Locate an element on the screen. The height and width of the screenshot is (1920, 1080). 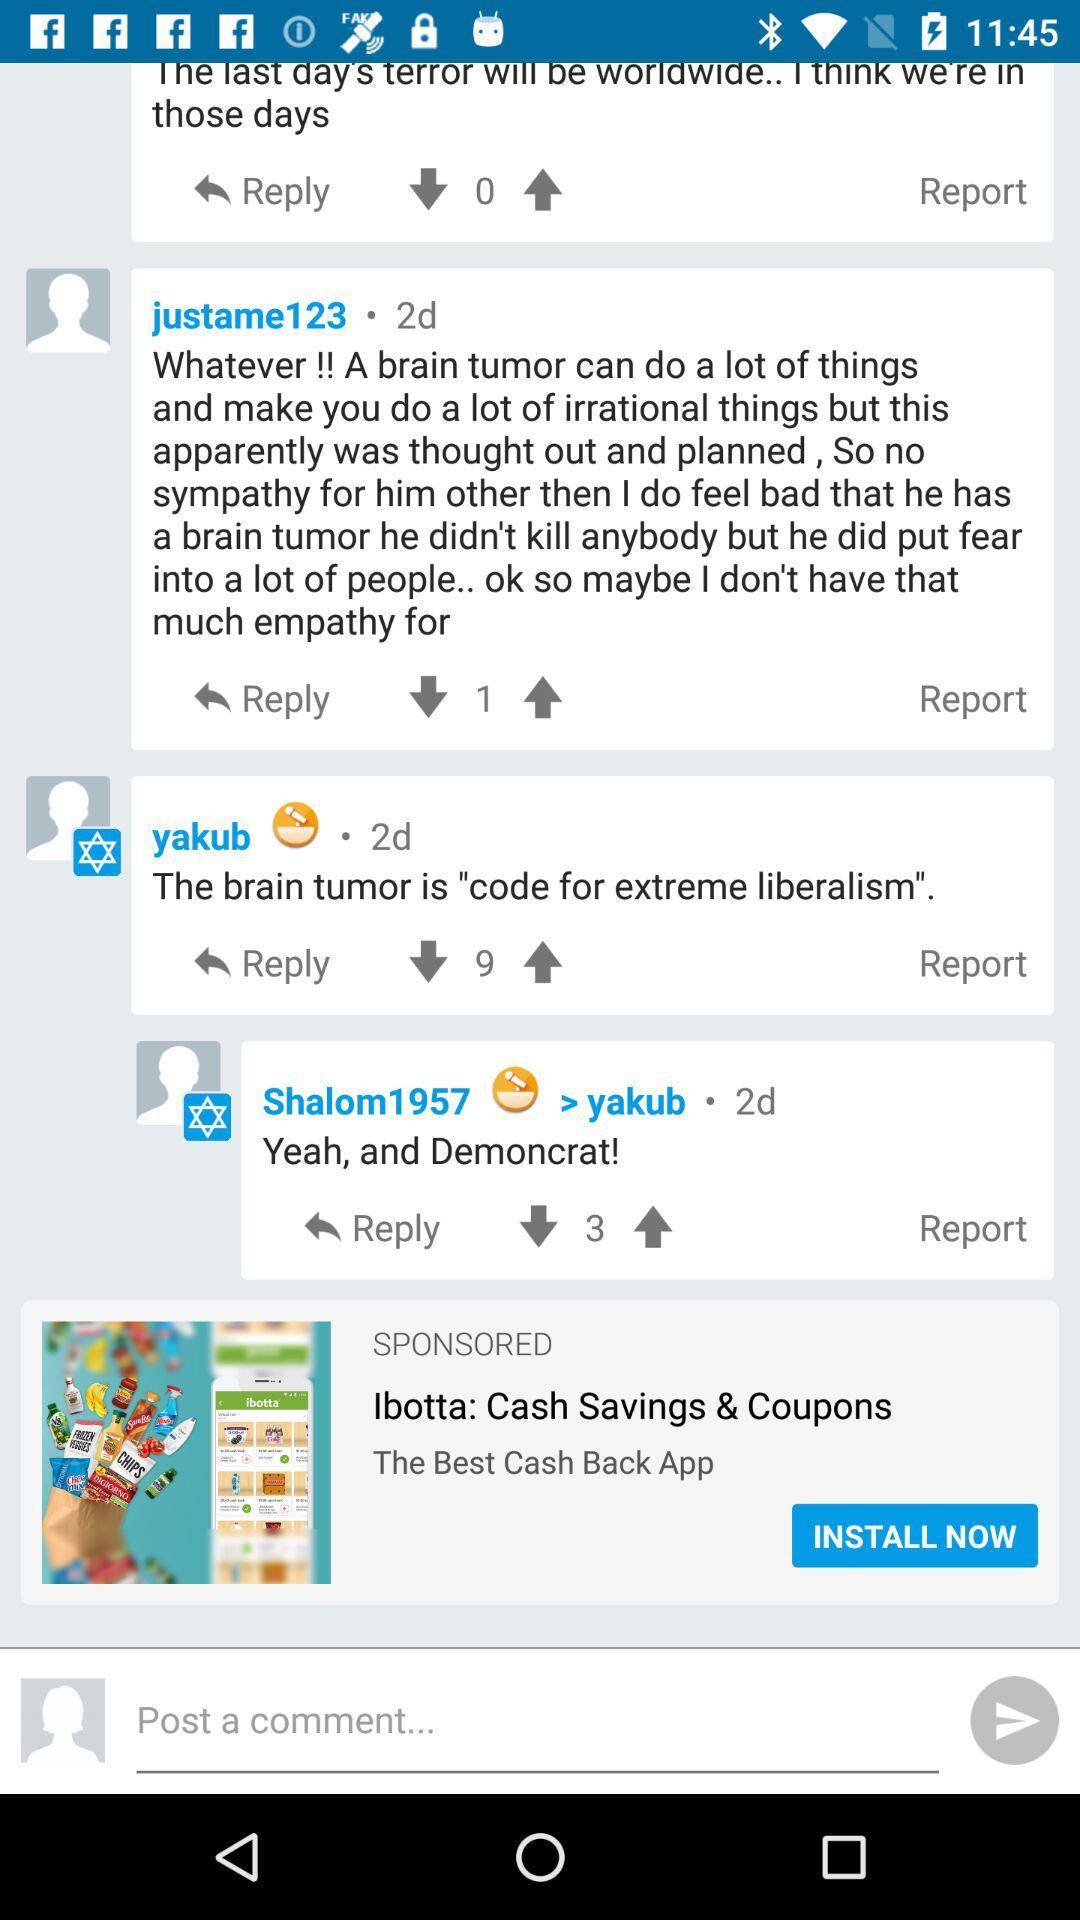
icon below ibotta cash savings item is located at coordinates (704, 1456).